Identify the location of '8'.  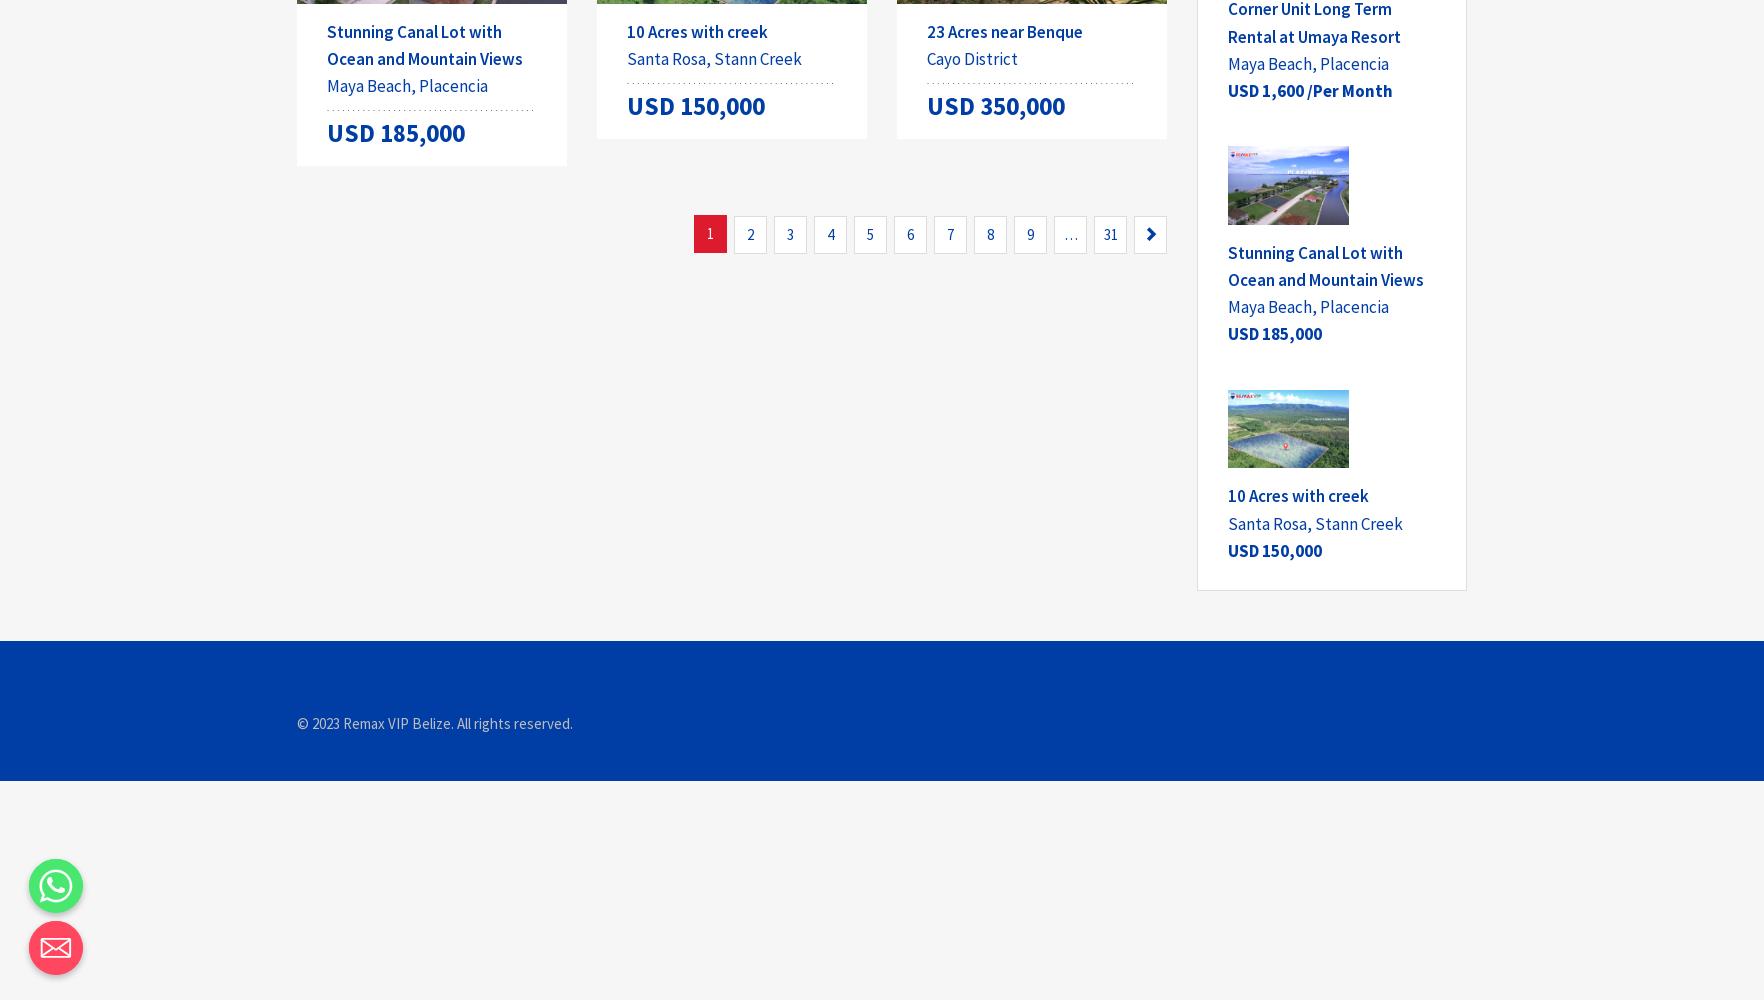
(989, 233).